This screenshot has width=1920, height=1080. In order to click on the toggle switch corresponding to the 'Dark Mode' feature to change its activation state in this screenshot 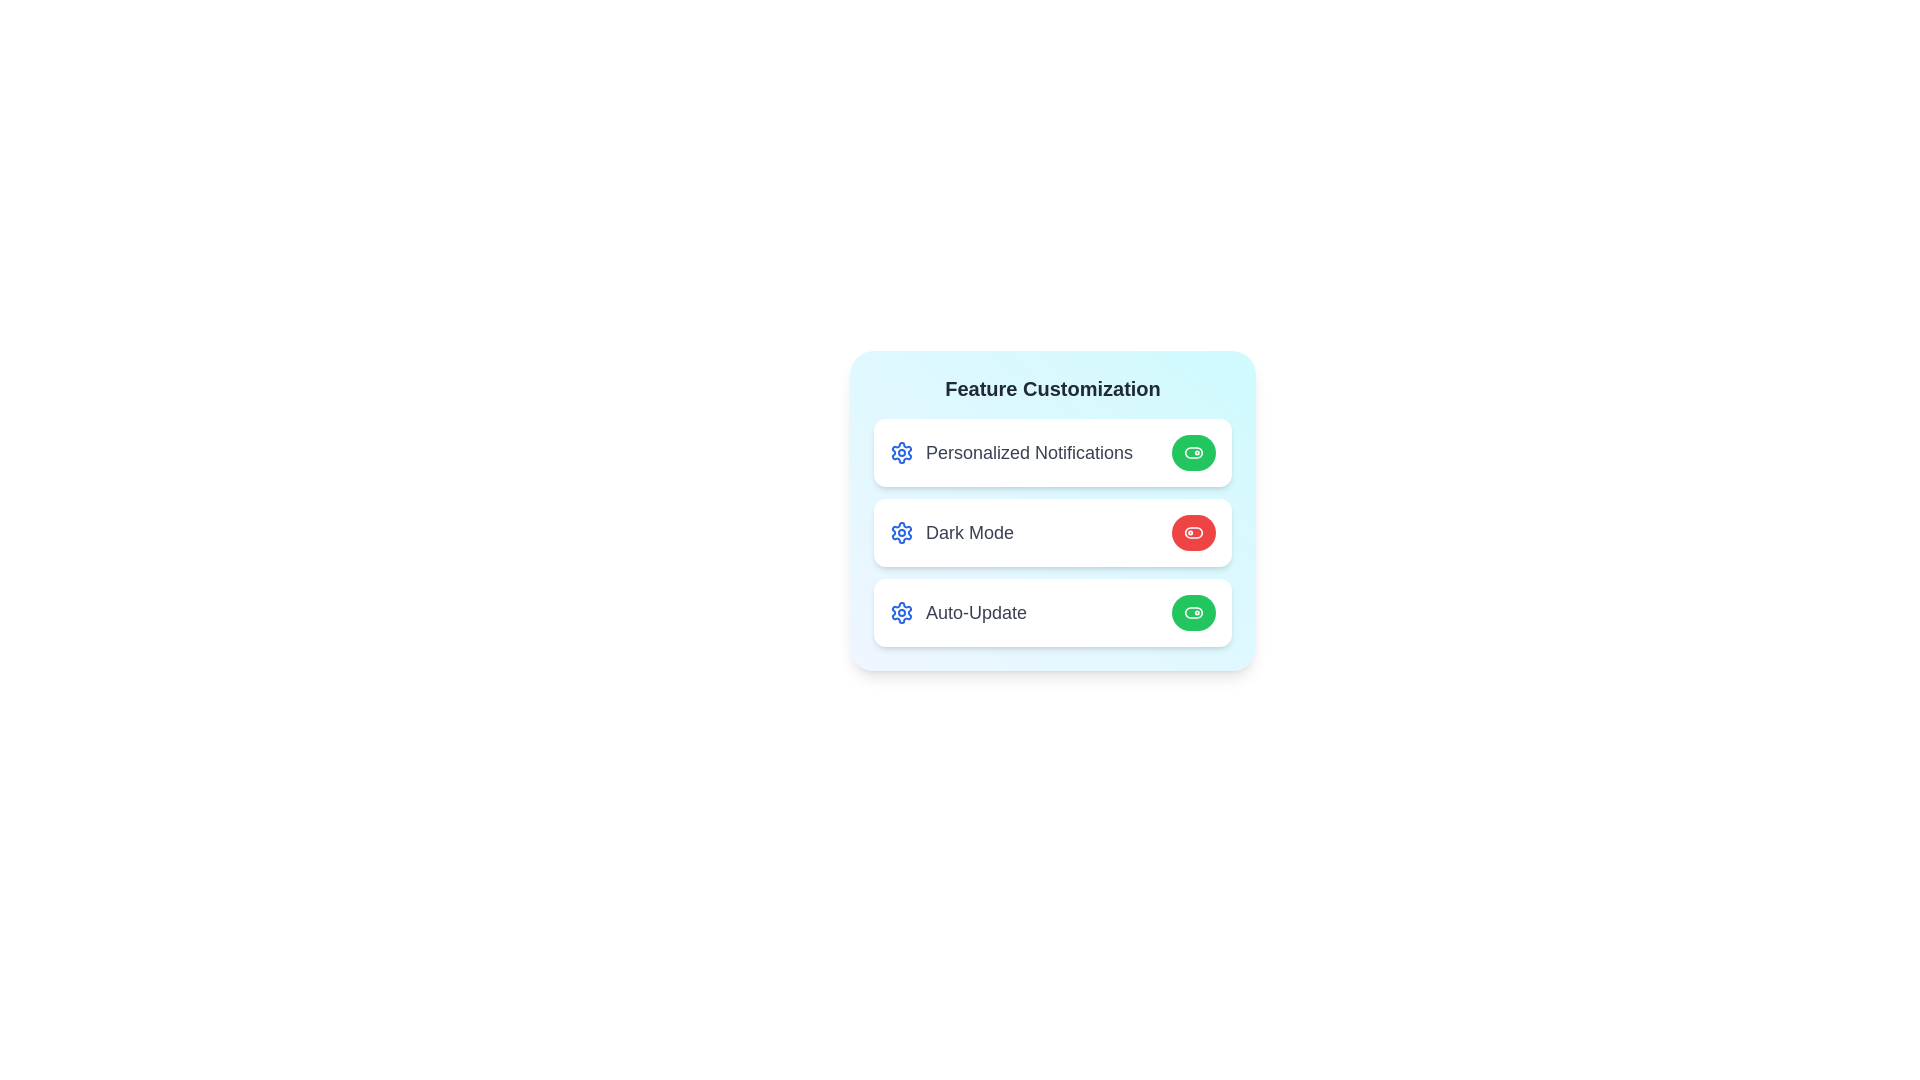, I will do `click(1194, 531)`.